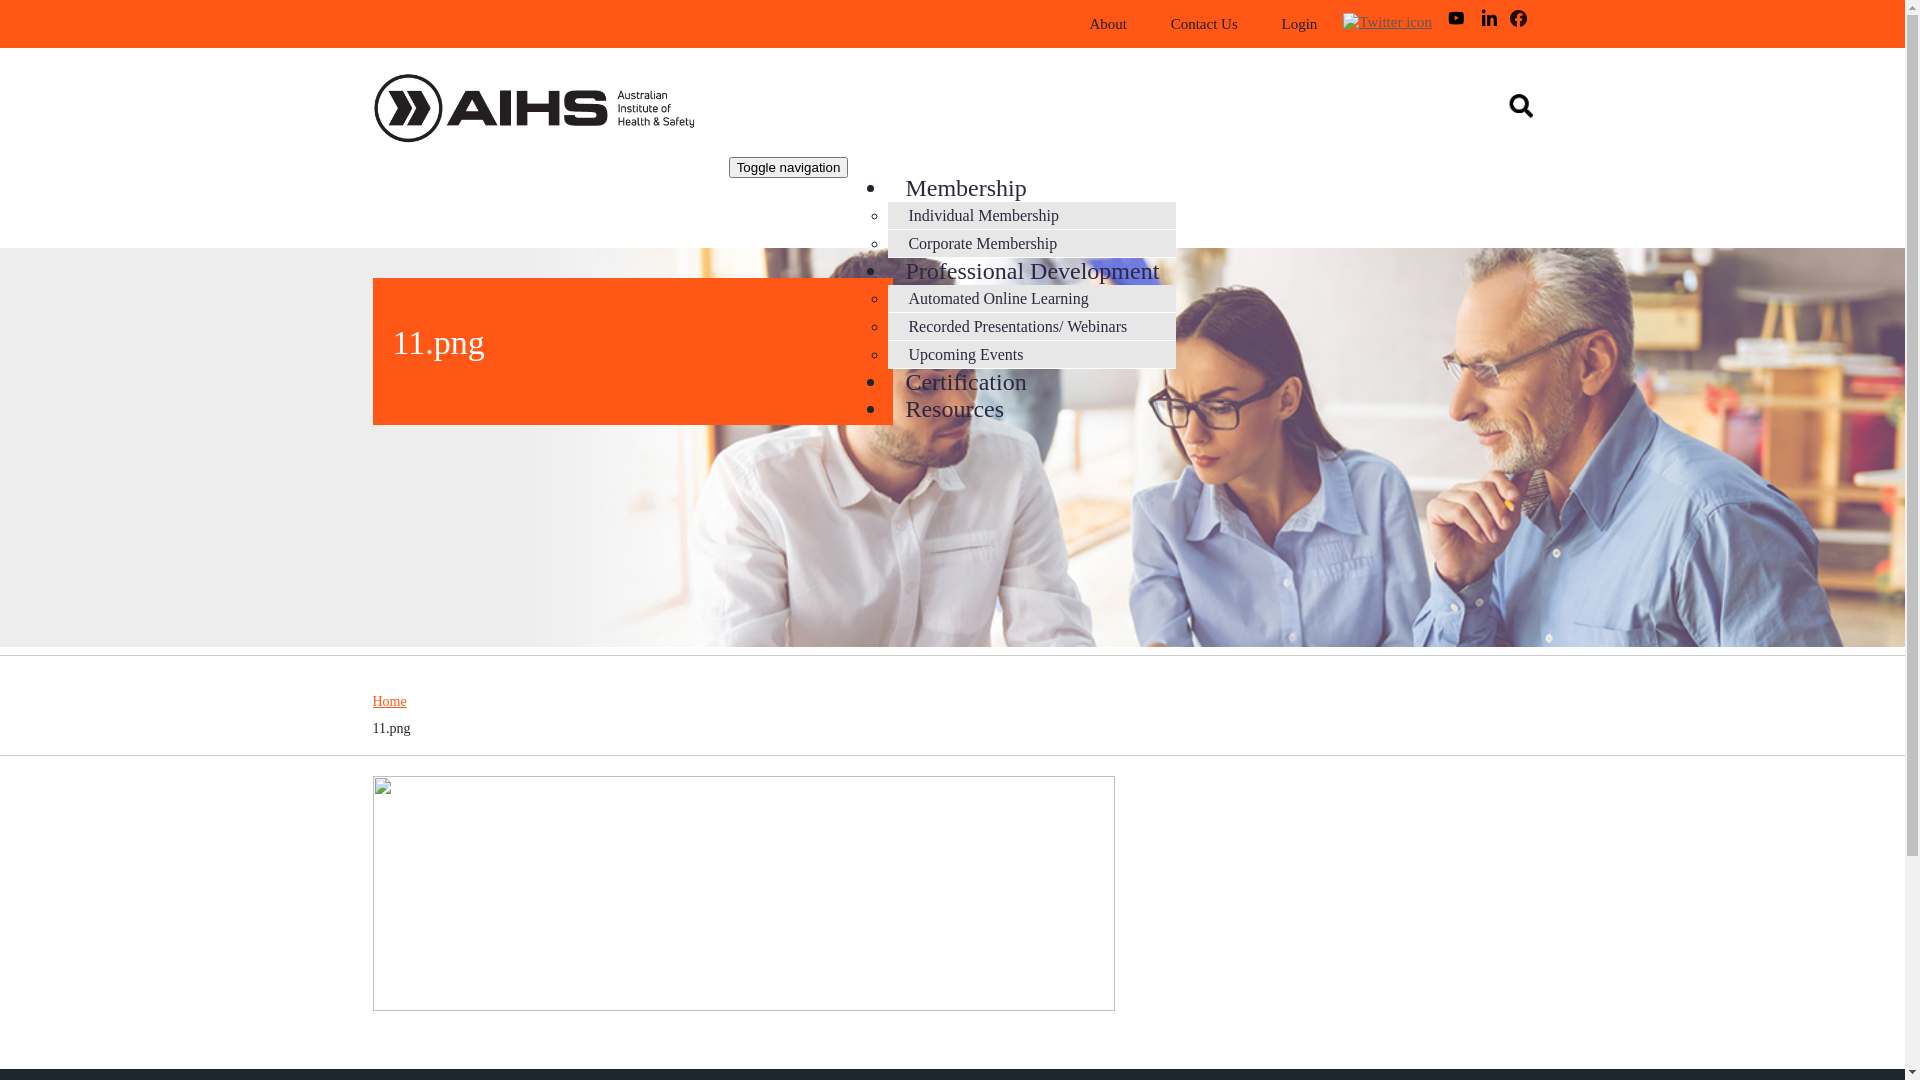 The width and height of the screenshot is (1920, 1080). What do you see at coordinates (552, 111) in the screenshot?
I see `'Home'` at bounding box center [552, 111].